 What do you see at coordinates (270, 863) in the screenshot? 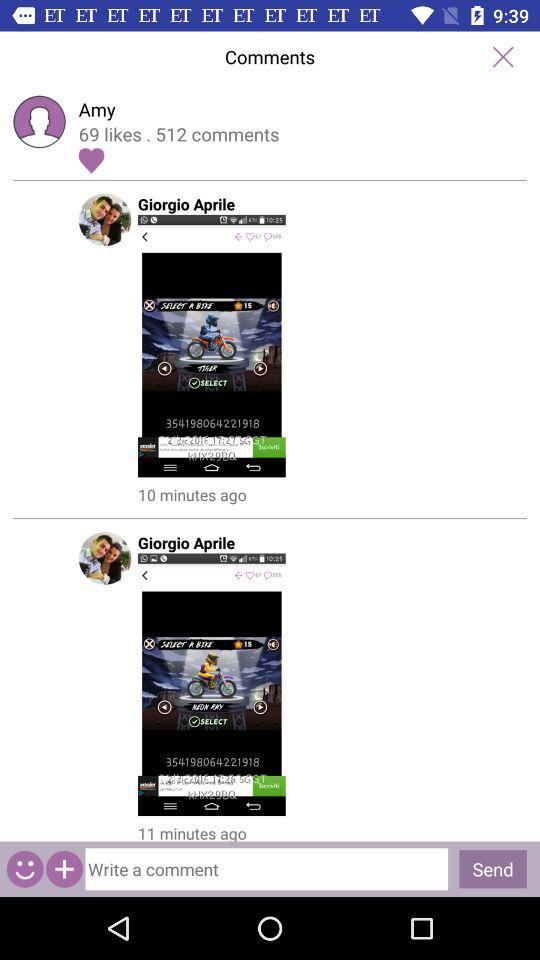
I see `to write a comment option` at bounding box center [270, 863].